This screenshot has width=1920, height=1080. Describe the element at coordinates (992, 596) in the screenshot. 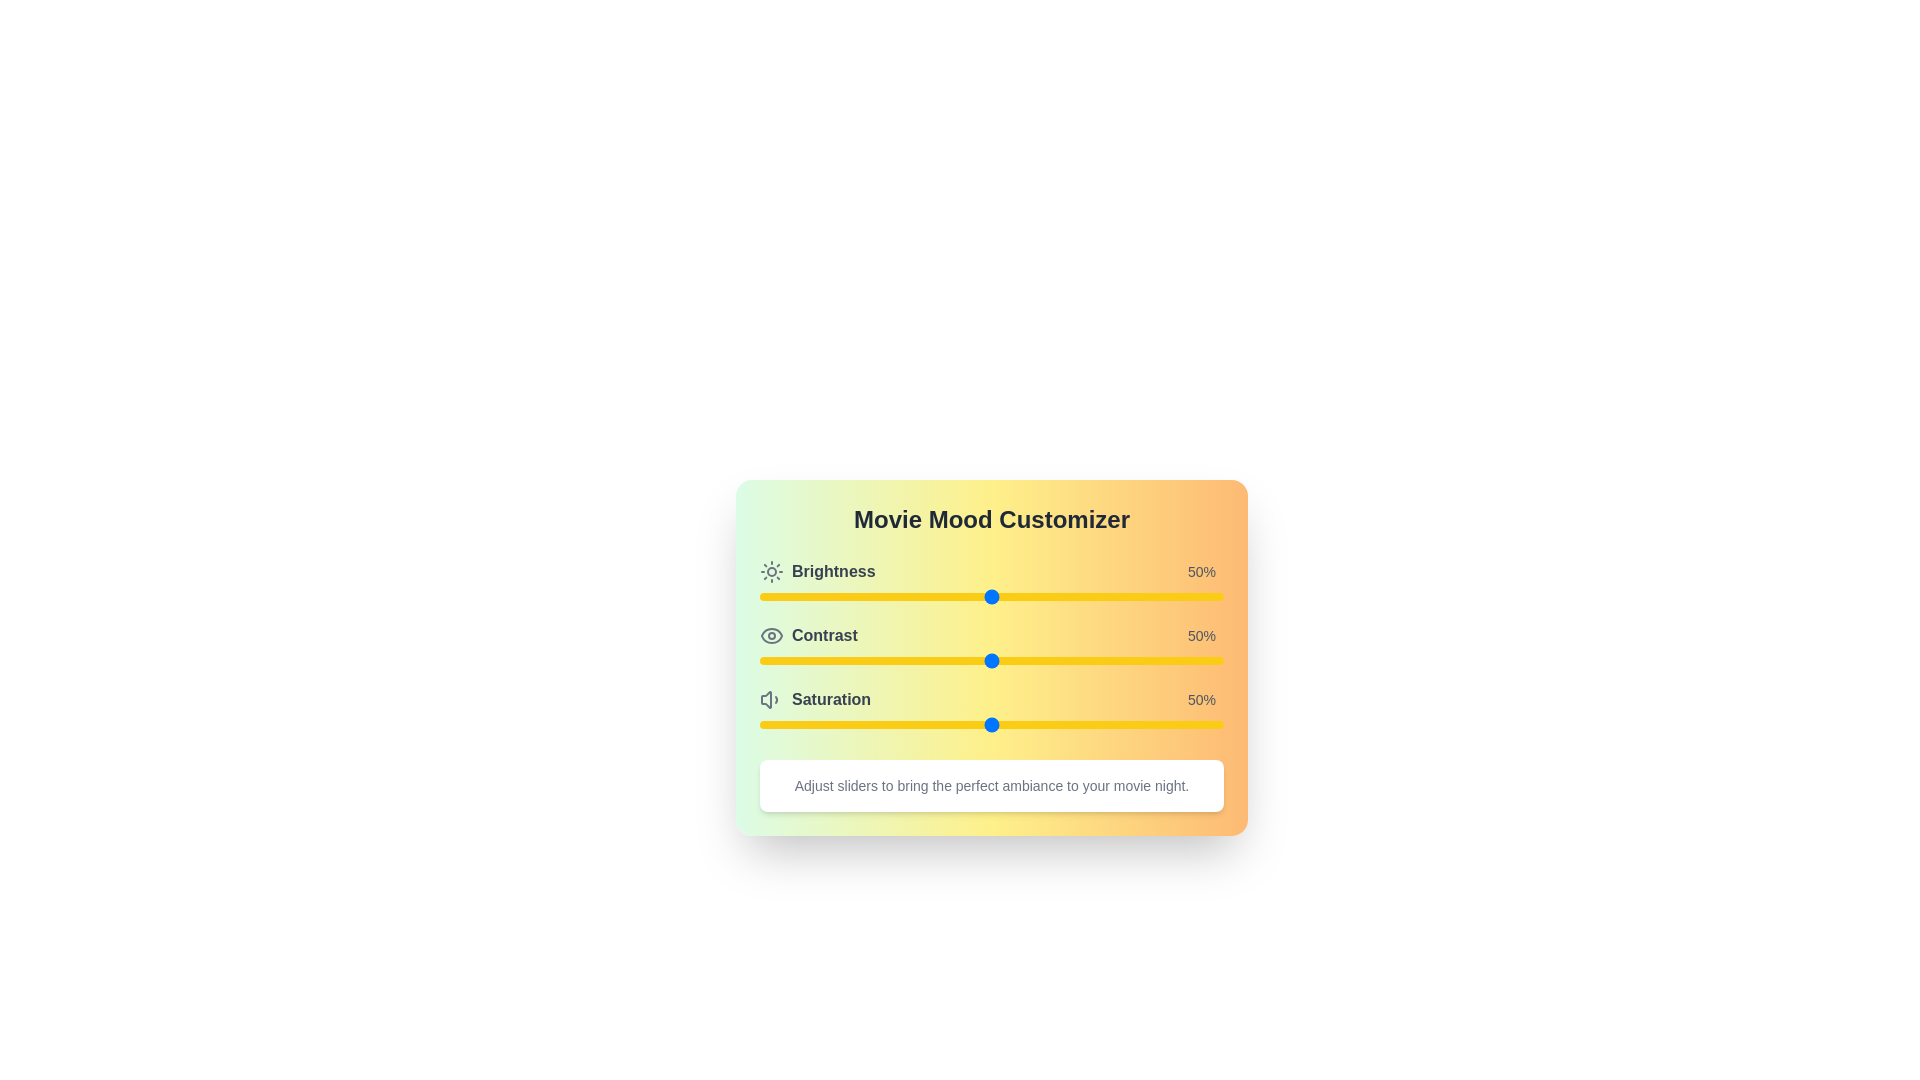

I see `the Range slider, which is a horizontal slider with a yellow background track located beneath the 'Brightness' text and above '50%'` at that location.